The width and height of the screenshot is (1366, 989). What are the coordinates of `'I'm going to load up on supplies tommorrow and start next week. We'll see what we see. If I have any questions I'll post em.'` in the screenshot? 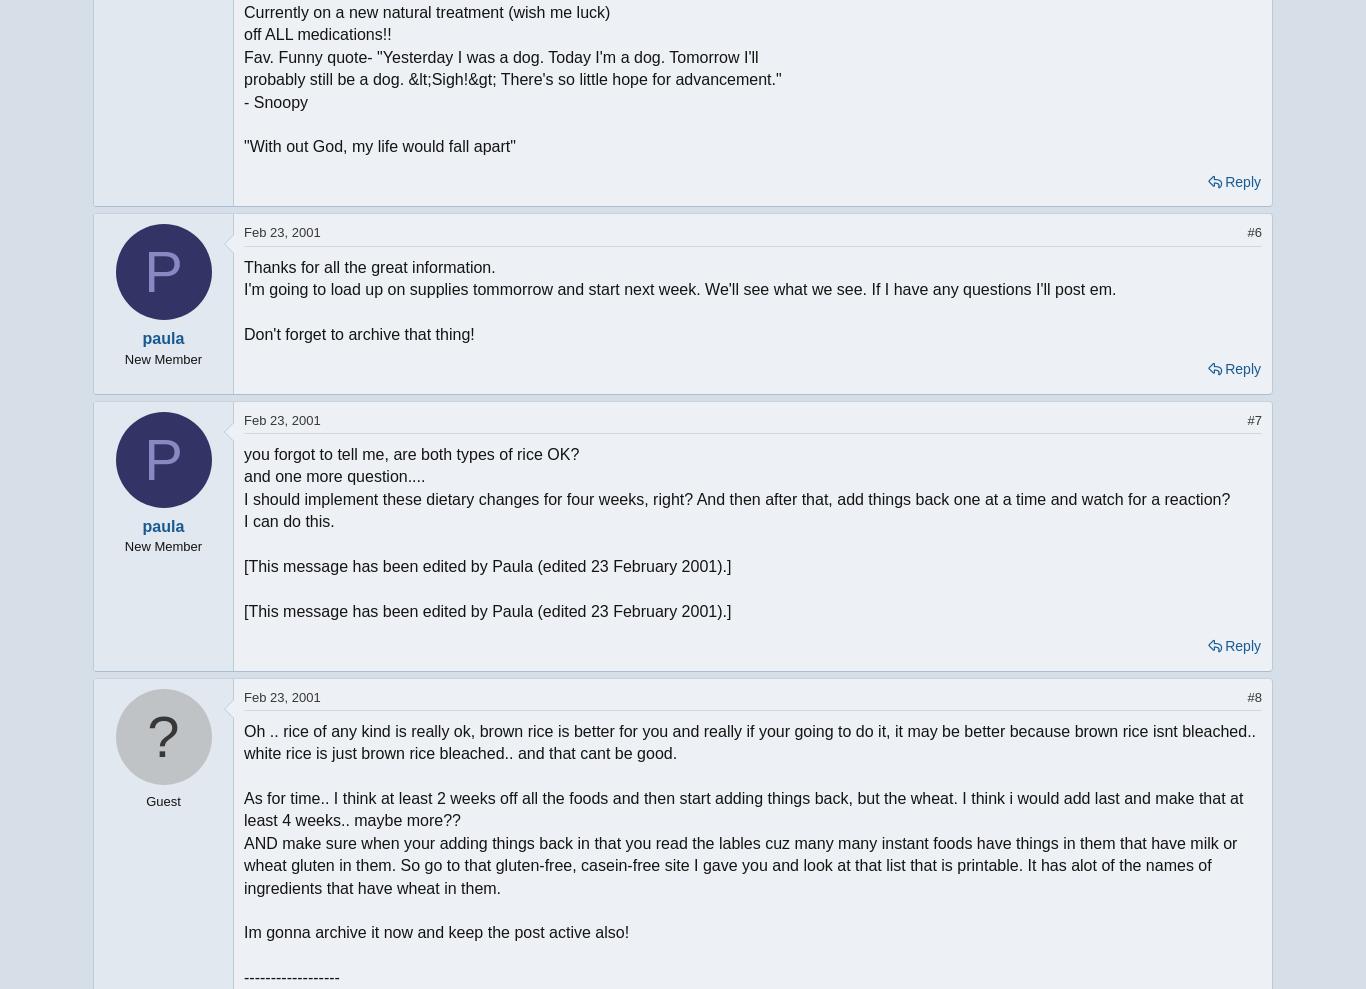 It's located at (243, 288).